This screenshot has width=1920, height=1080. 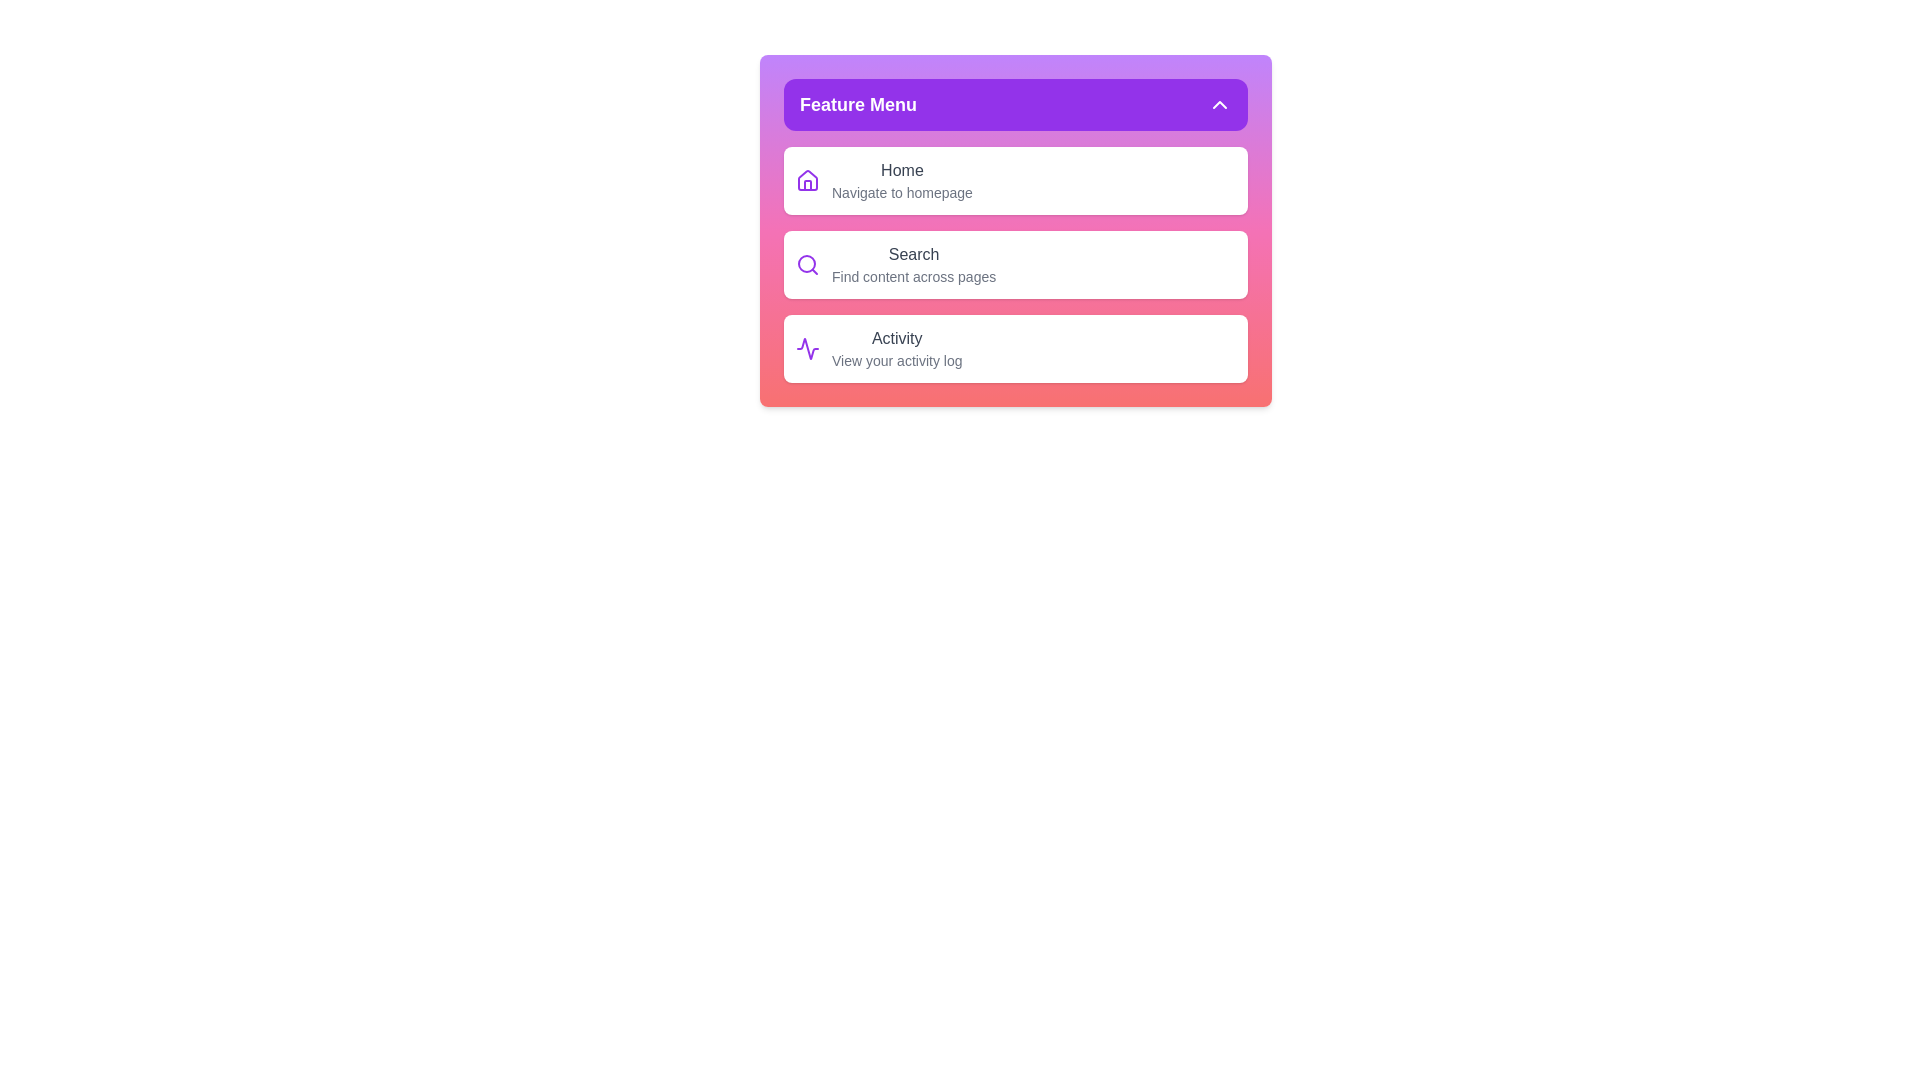 What do you see at coordinates (1016, 347) in the screenshot?
I see `the menu item Activity by clicking on it` at bounding box center [1016, 347].